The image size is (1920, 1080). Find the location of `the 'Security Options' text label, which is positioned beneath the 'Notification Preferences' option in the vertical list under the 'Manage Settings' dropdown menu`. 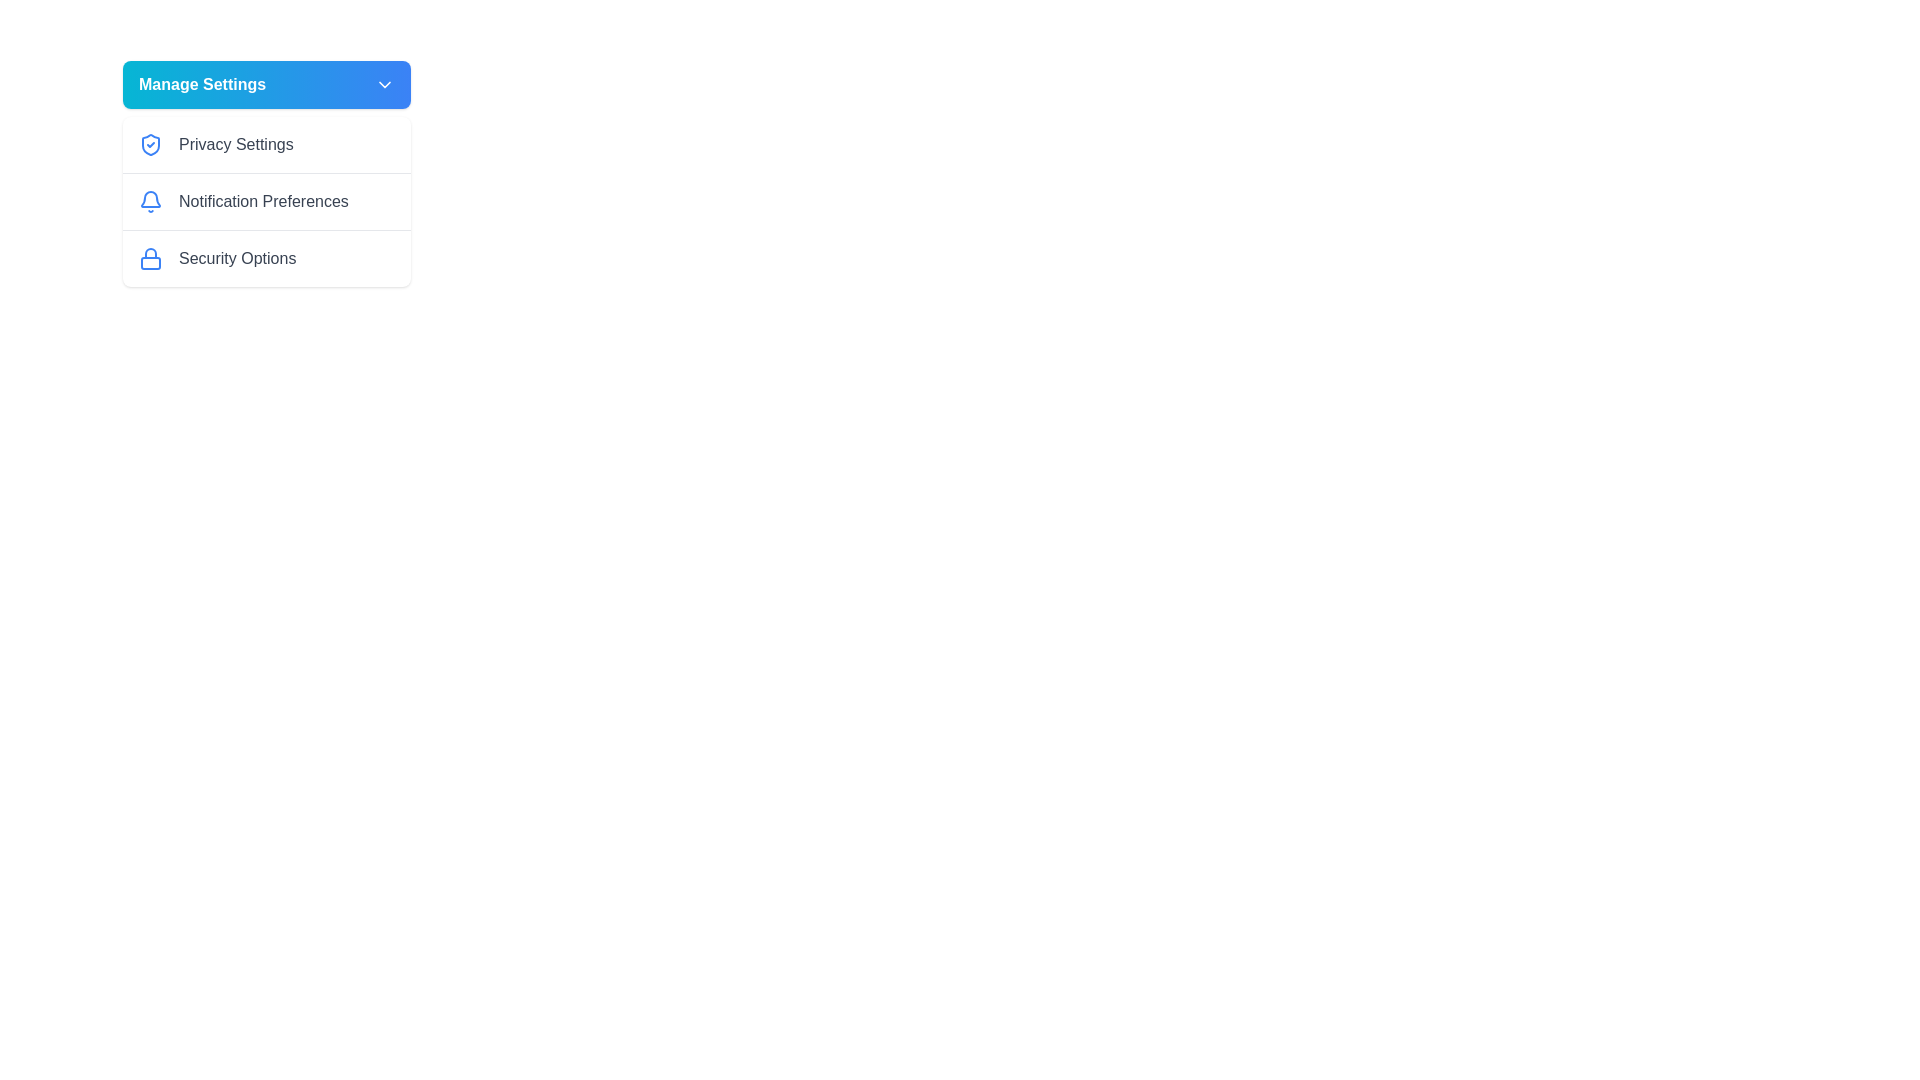

the 'Security Options' text label, which is positioned beneath the 'Notification Preferences' option in the vertical list under the 'Manage Settings' dropdown menu is located at coordinates (237, 257).